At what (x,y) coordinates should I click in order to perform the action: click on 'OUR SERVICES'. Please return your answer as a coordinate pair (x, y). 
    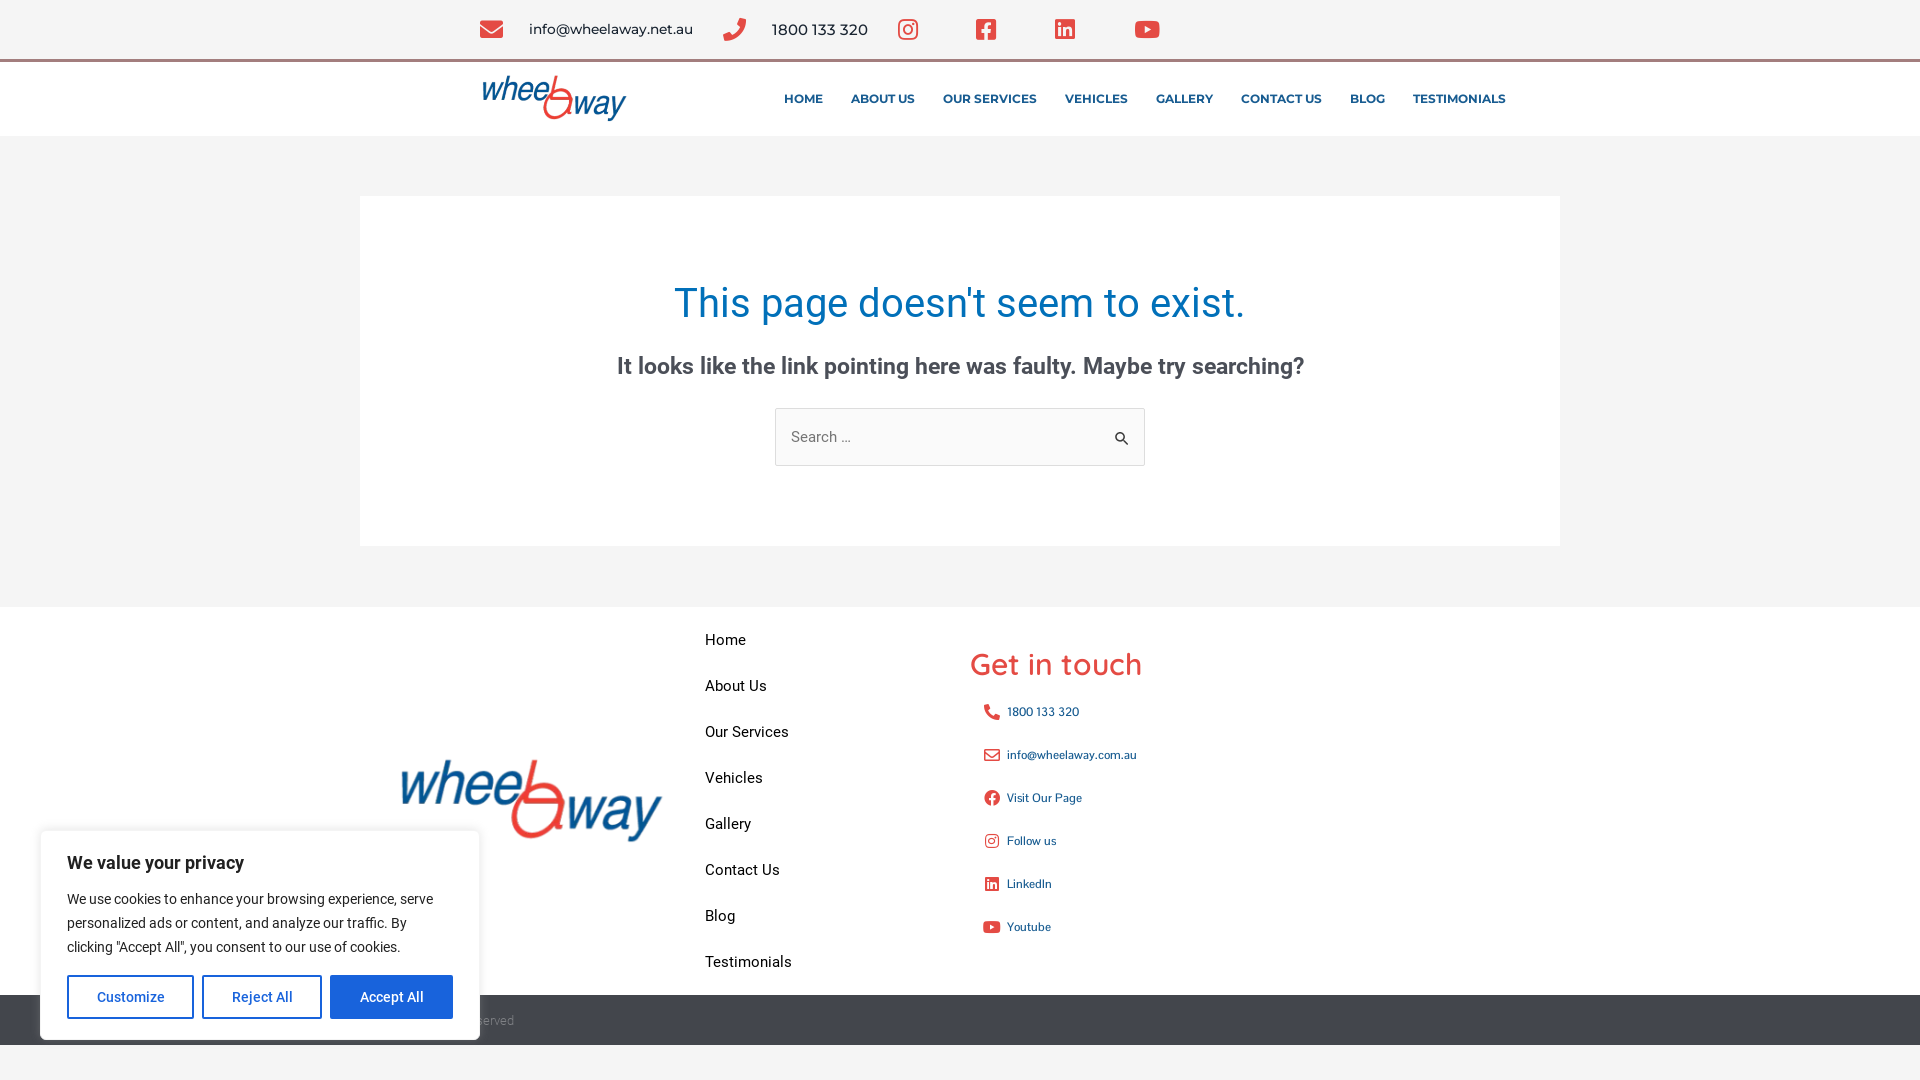
    Looking at the image, I should click on (989, 99).